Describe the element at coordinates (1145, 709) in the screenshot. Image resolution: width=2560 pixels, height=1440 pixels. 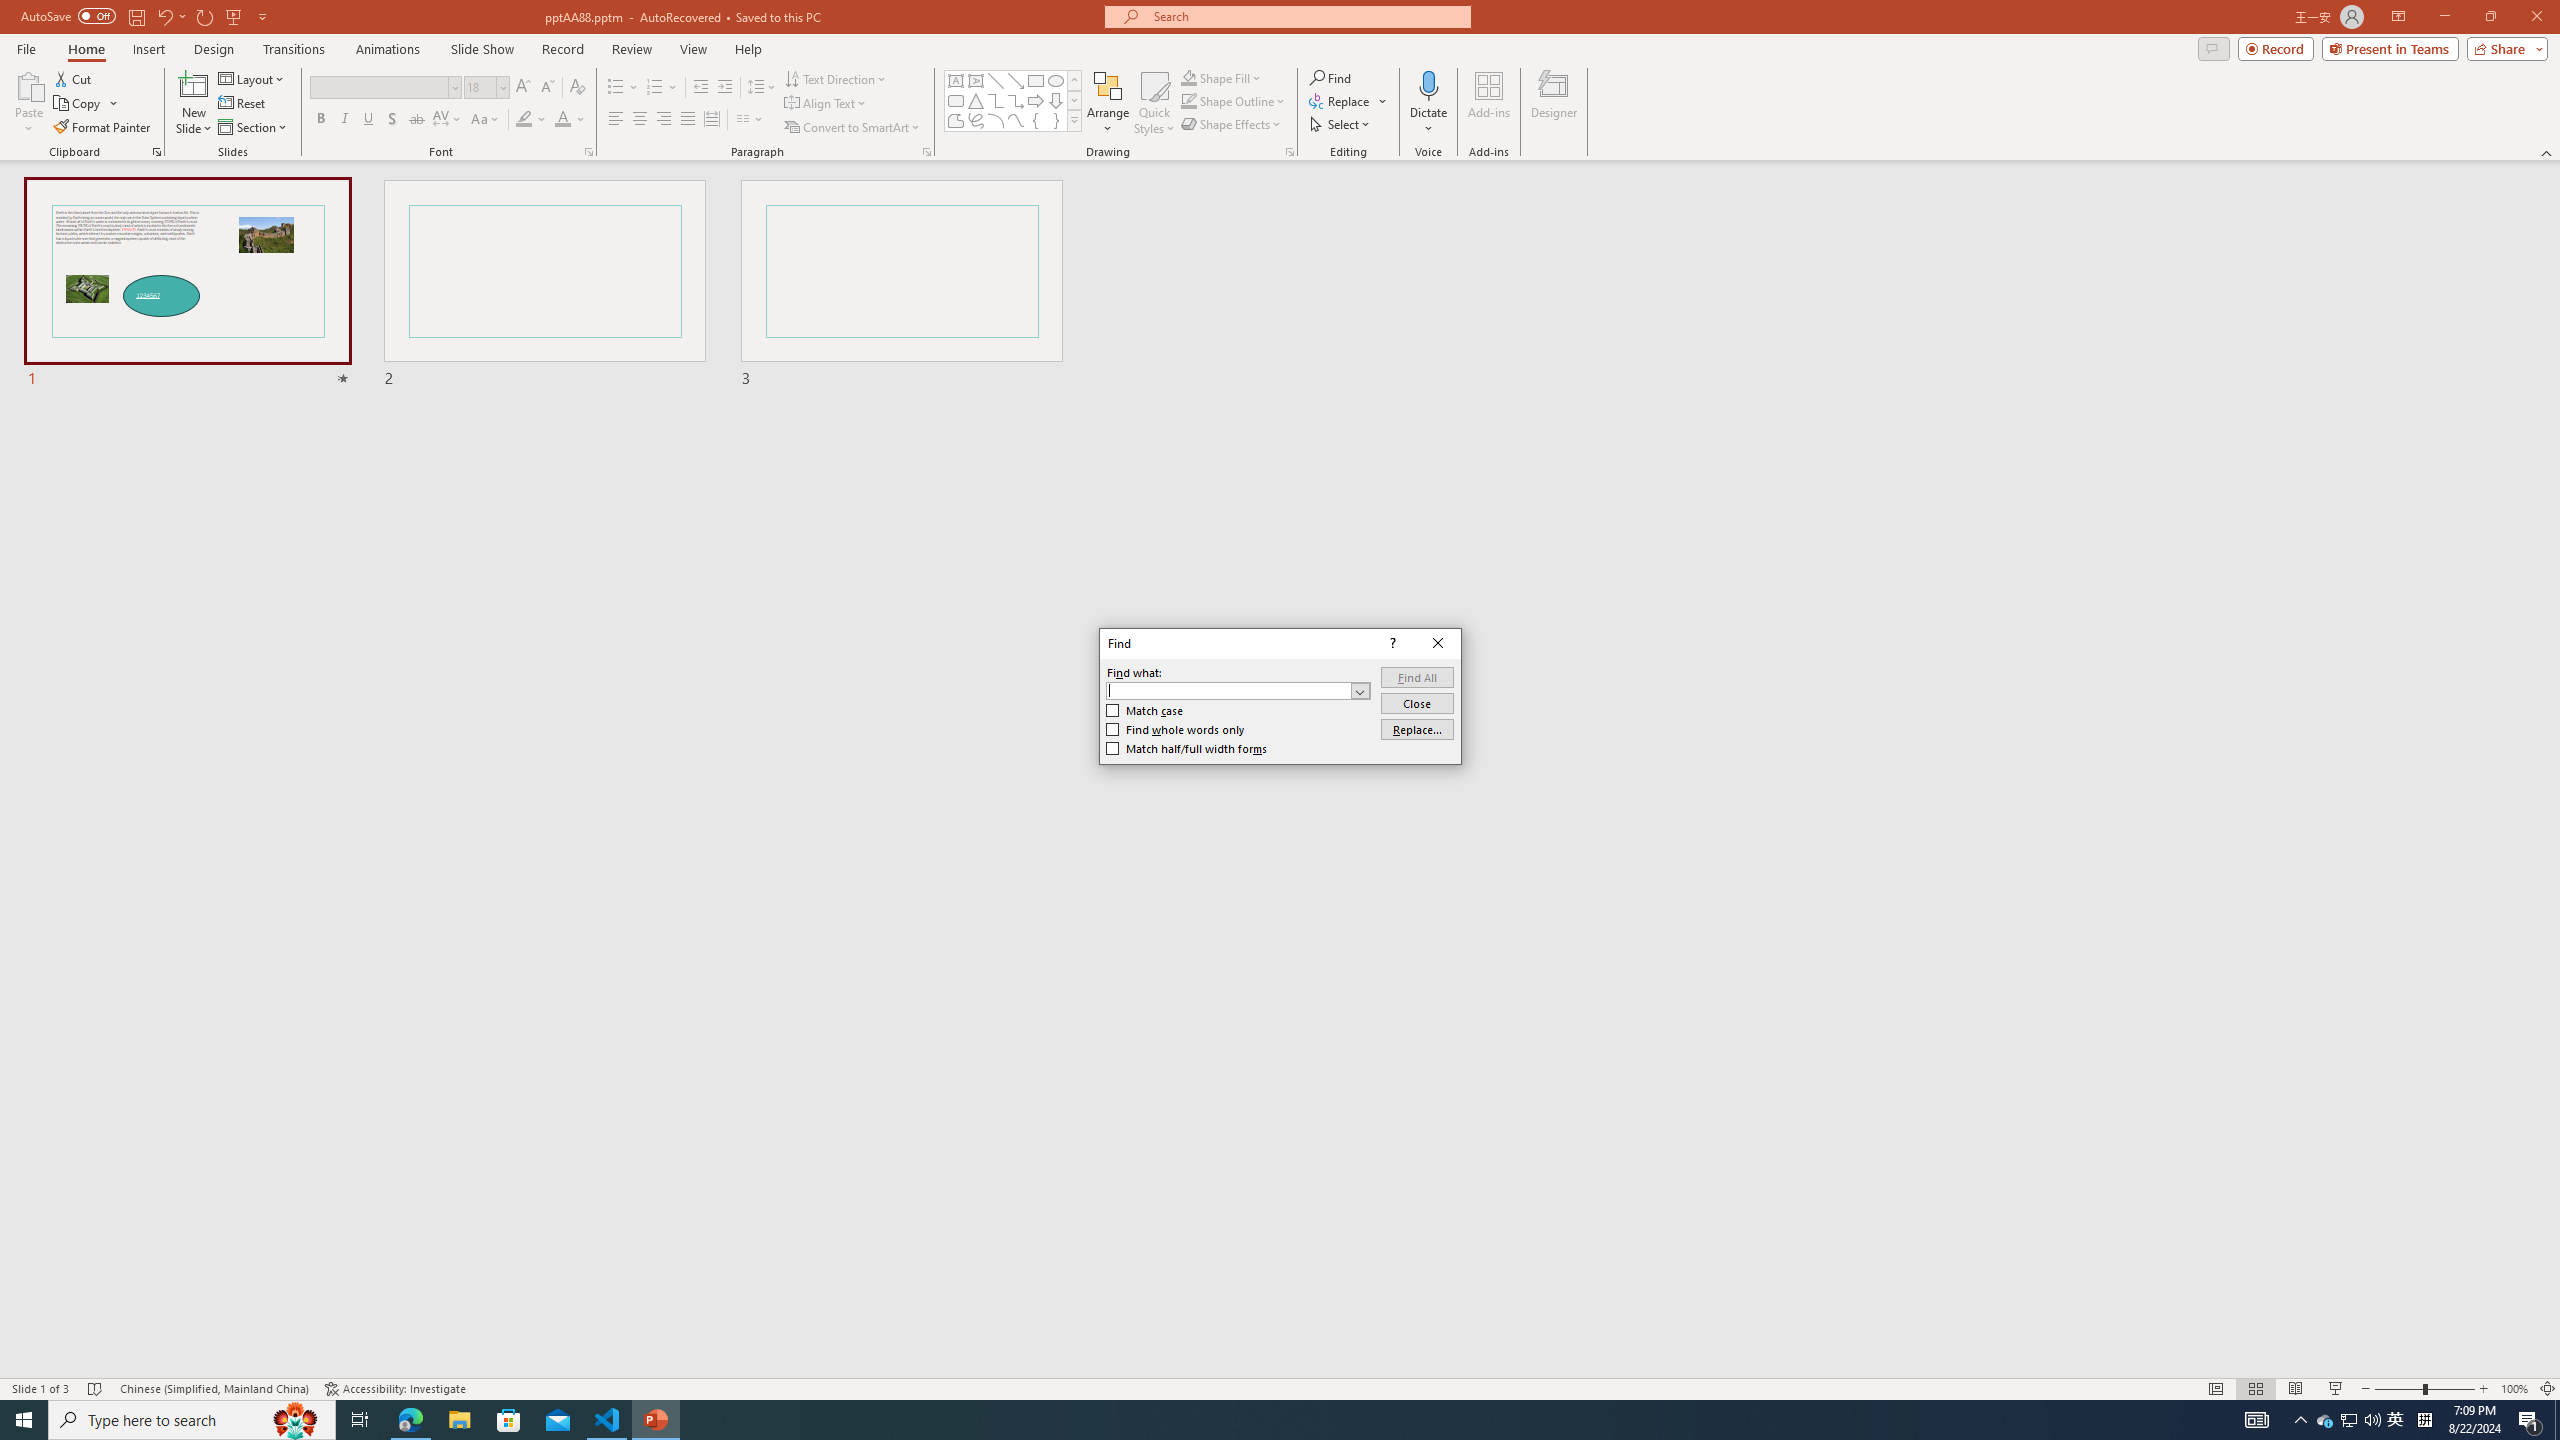
I see `'Match case'` at that location.